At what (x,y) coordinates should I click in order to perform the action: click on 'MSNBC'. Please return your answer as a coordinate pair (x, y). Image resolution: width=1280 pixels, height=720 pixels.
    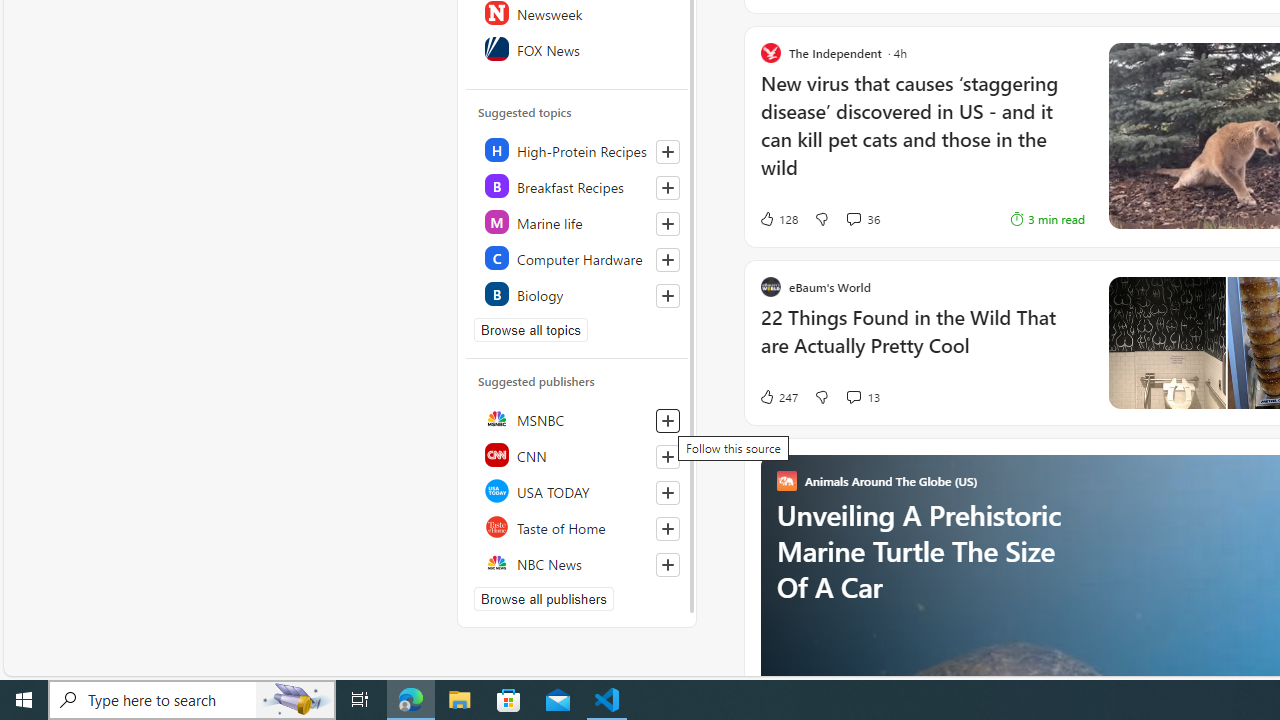
    Looking at the image, I should click on (577, 418).